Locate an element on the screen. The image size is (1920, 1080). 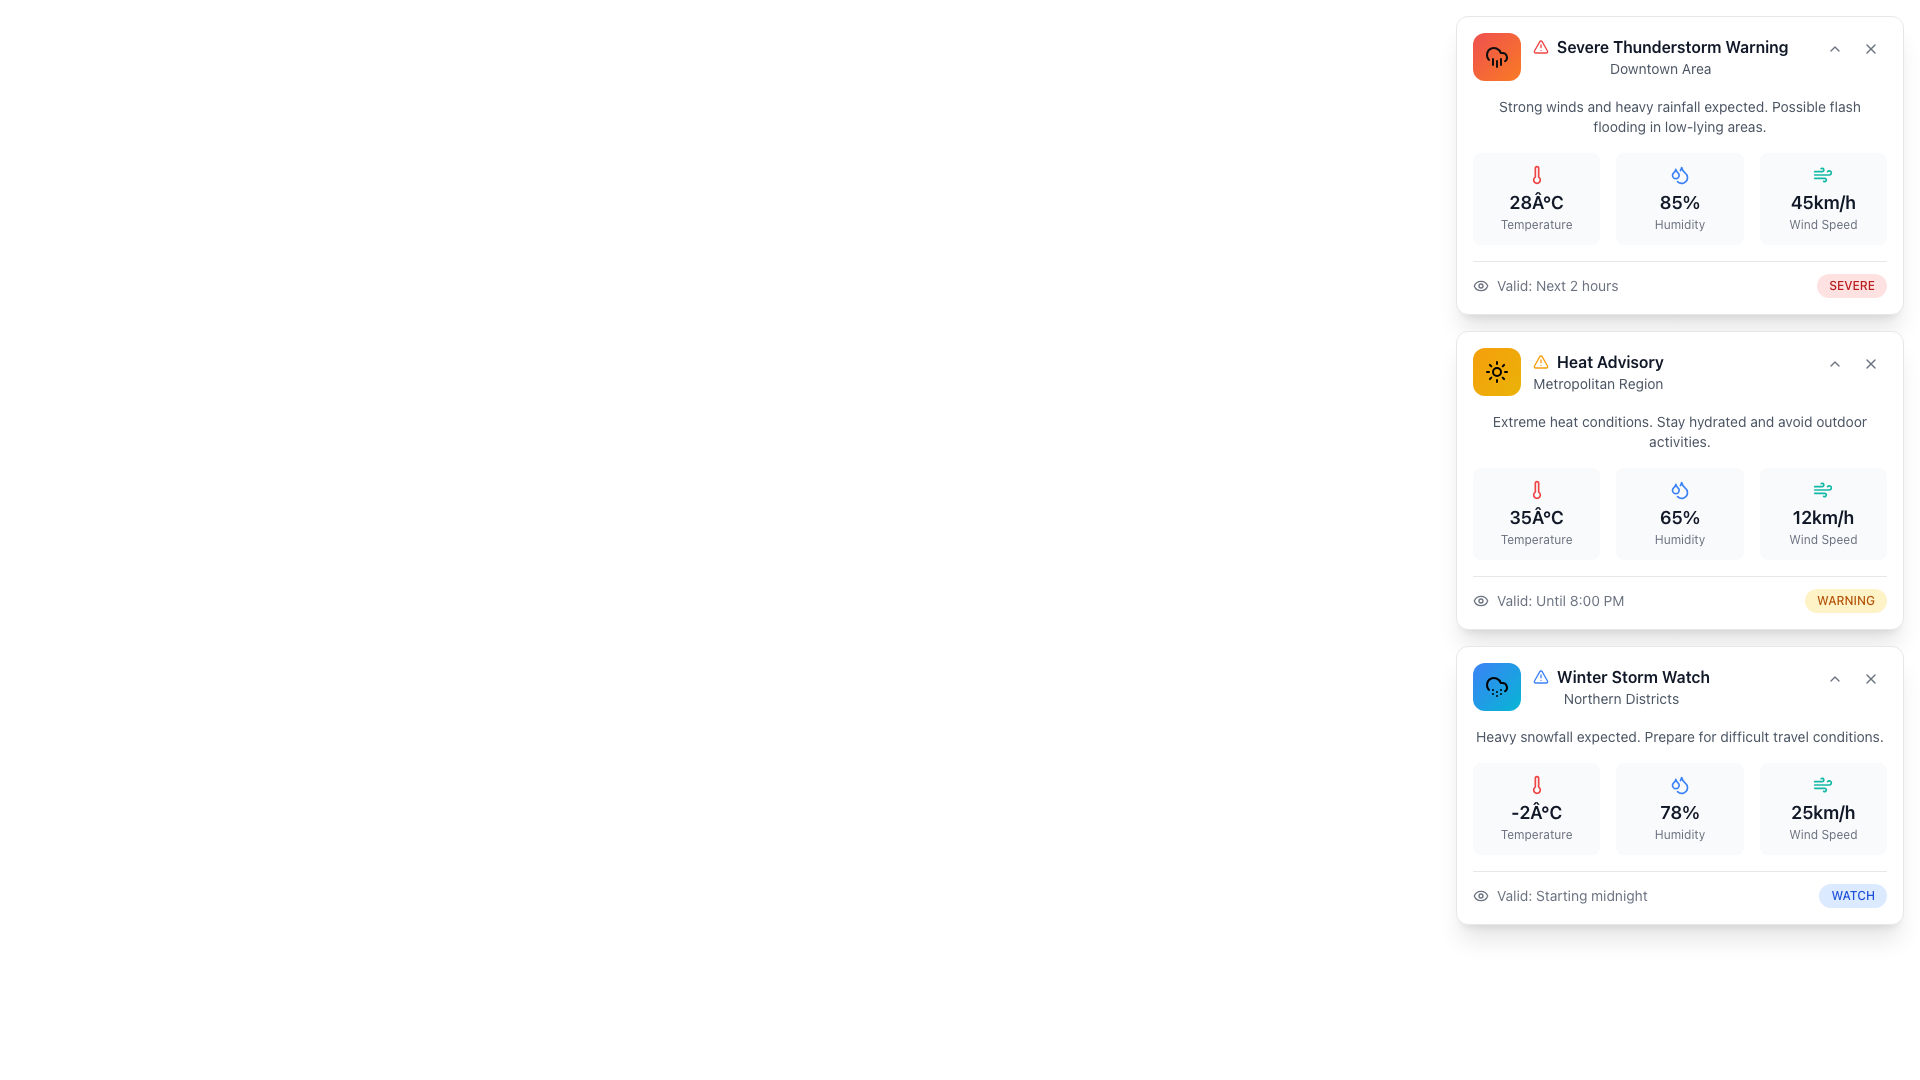
the Text label indicating humidity located below the '85%' percentage value in the weather information card is located at coordinates (1680, 224).